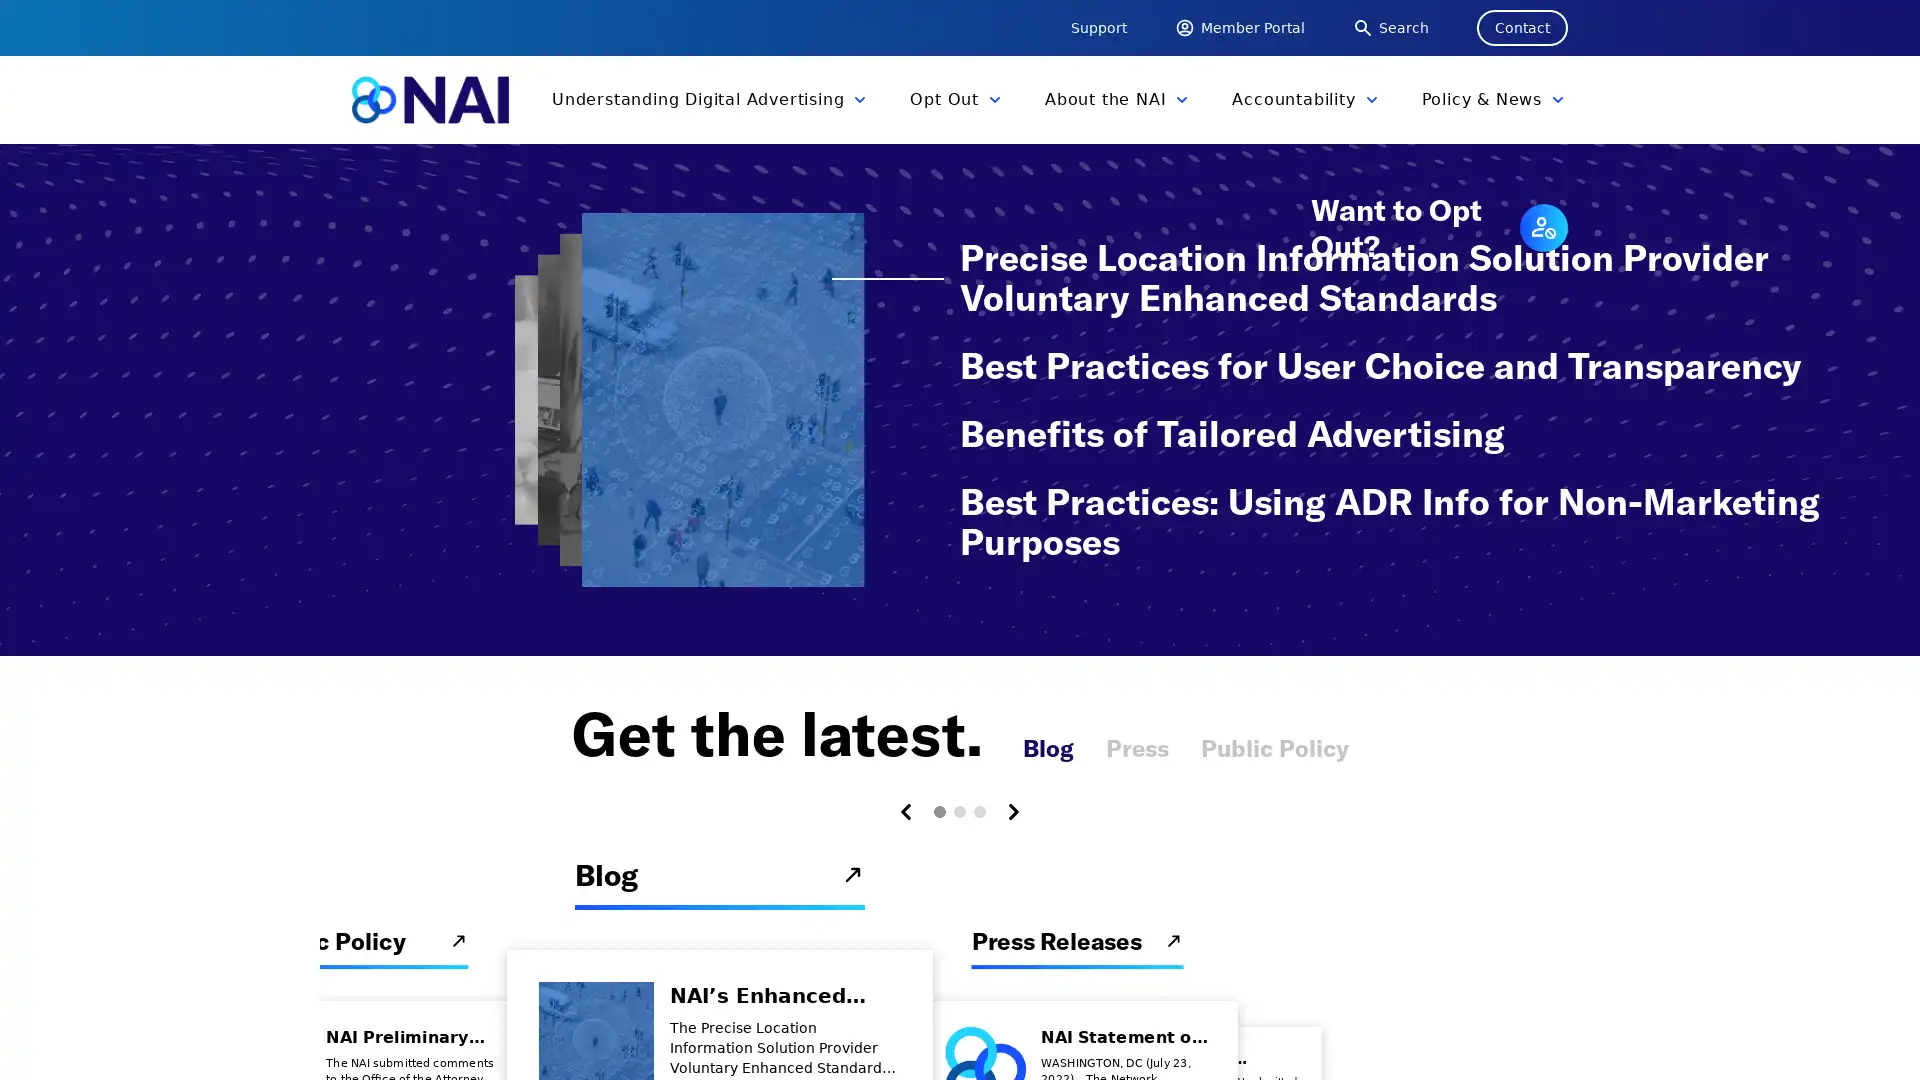  What do you see at coordinates (1046, 748) in the screenshot?
I see `Blog` at bounding box center [1046, 748].